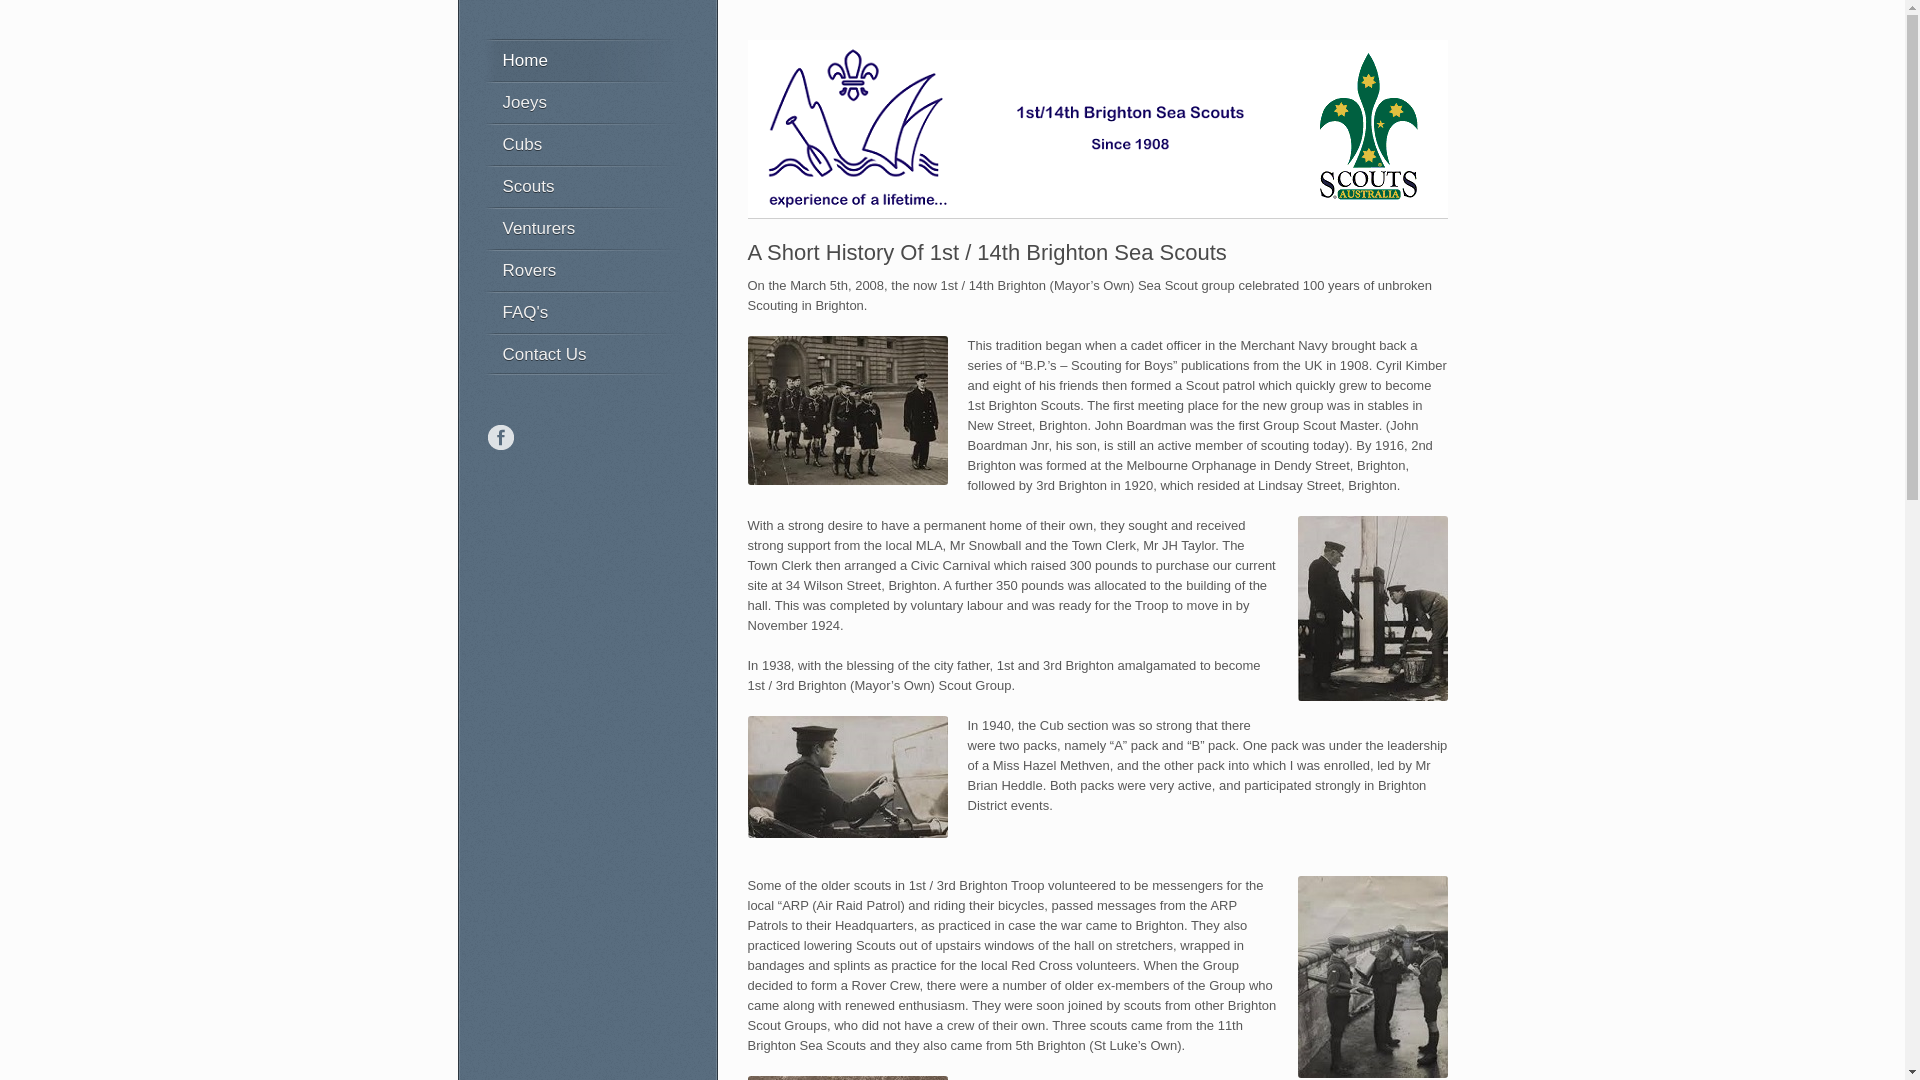  I want to click on 'Home', so click(481, 59).